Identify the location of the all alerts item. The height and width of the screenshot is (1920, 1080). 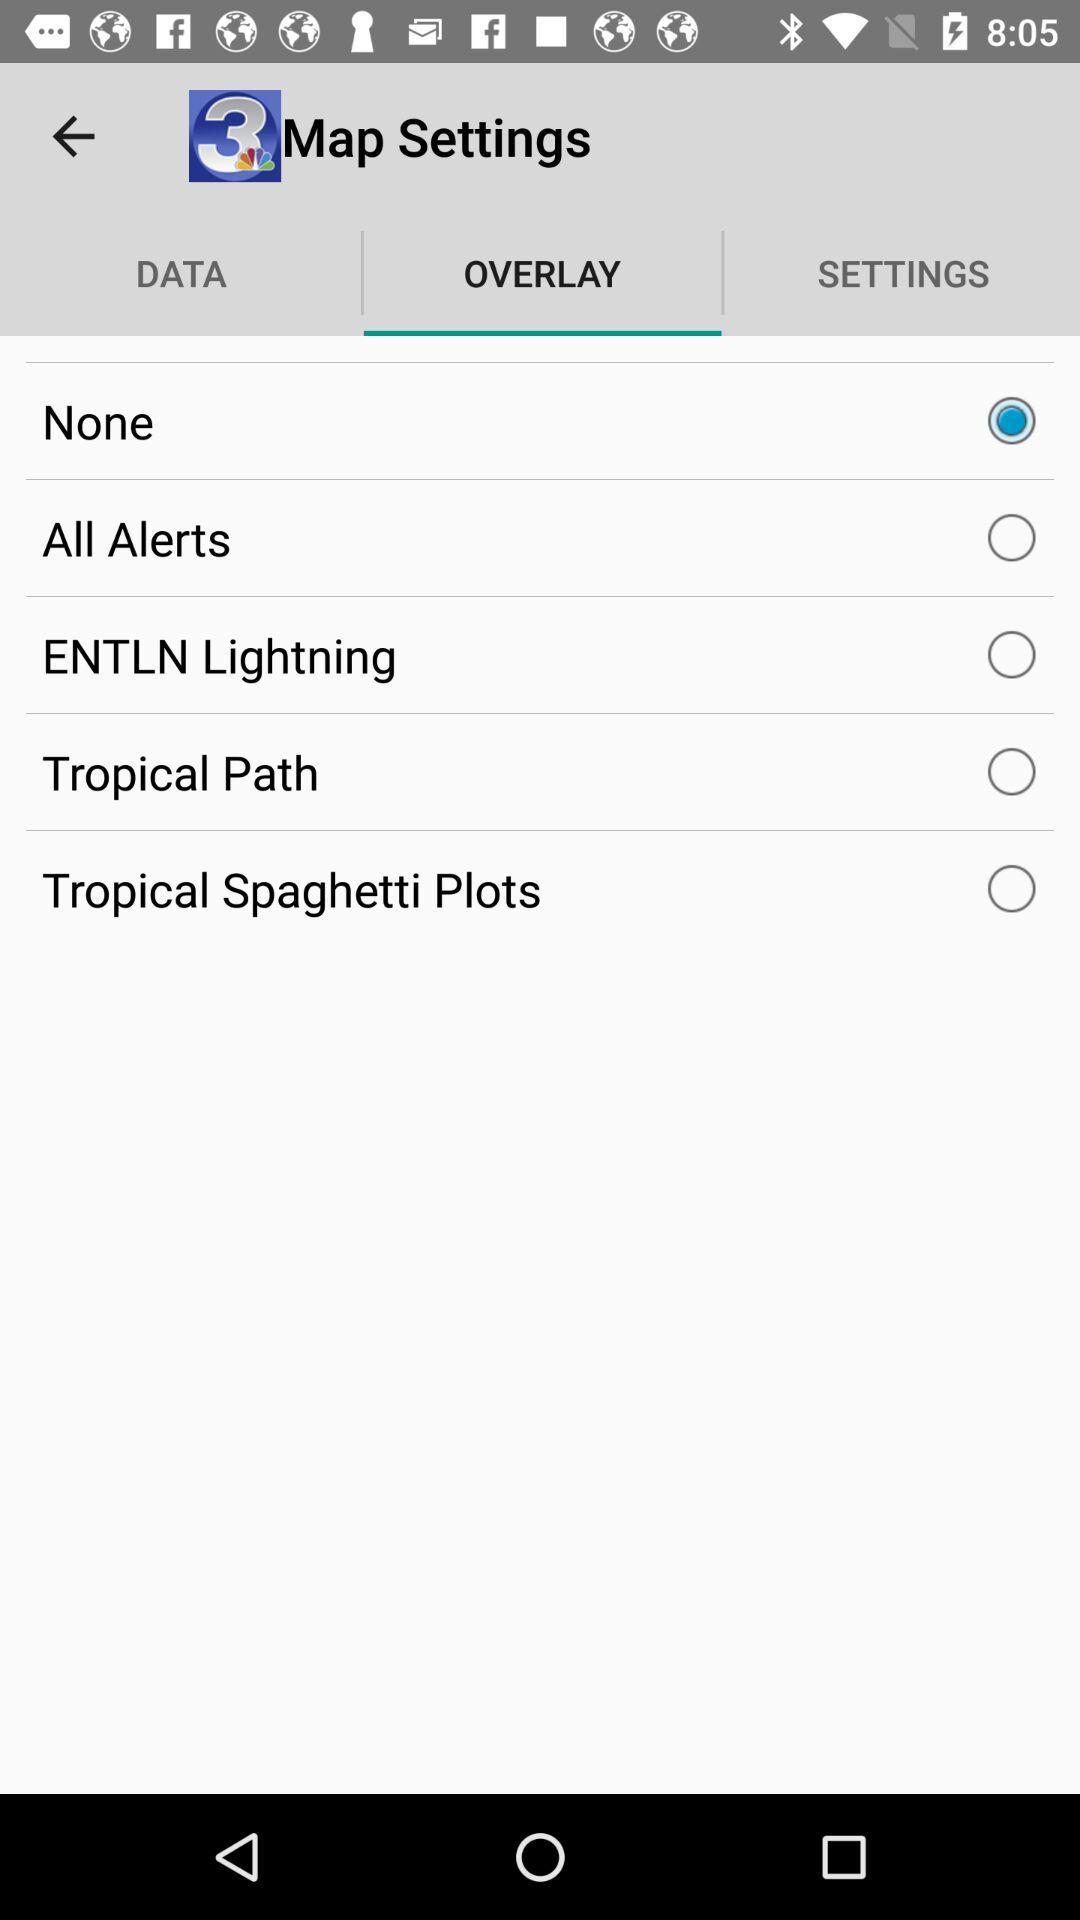
(540, 538).